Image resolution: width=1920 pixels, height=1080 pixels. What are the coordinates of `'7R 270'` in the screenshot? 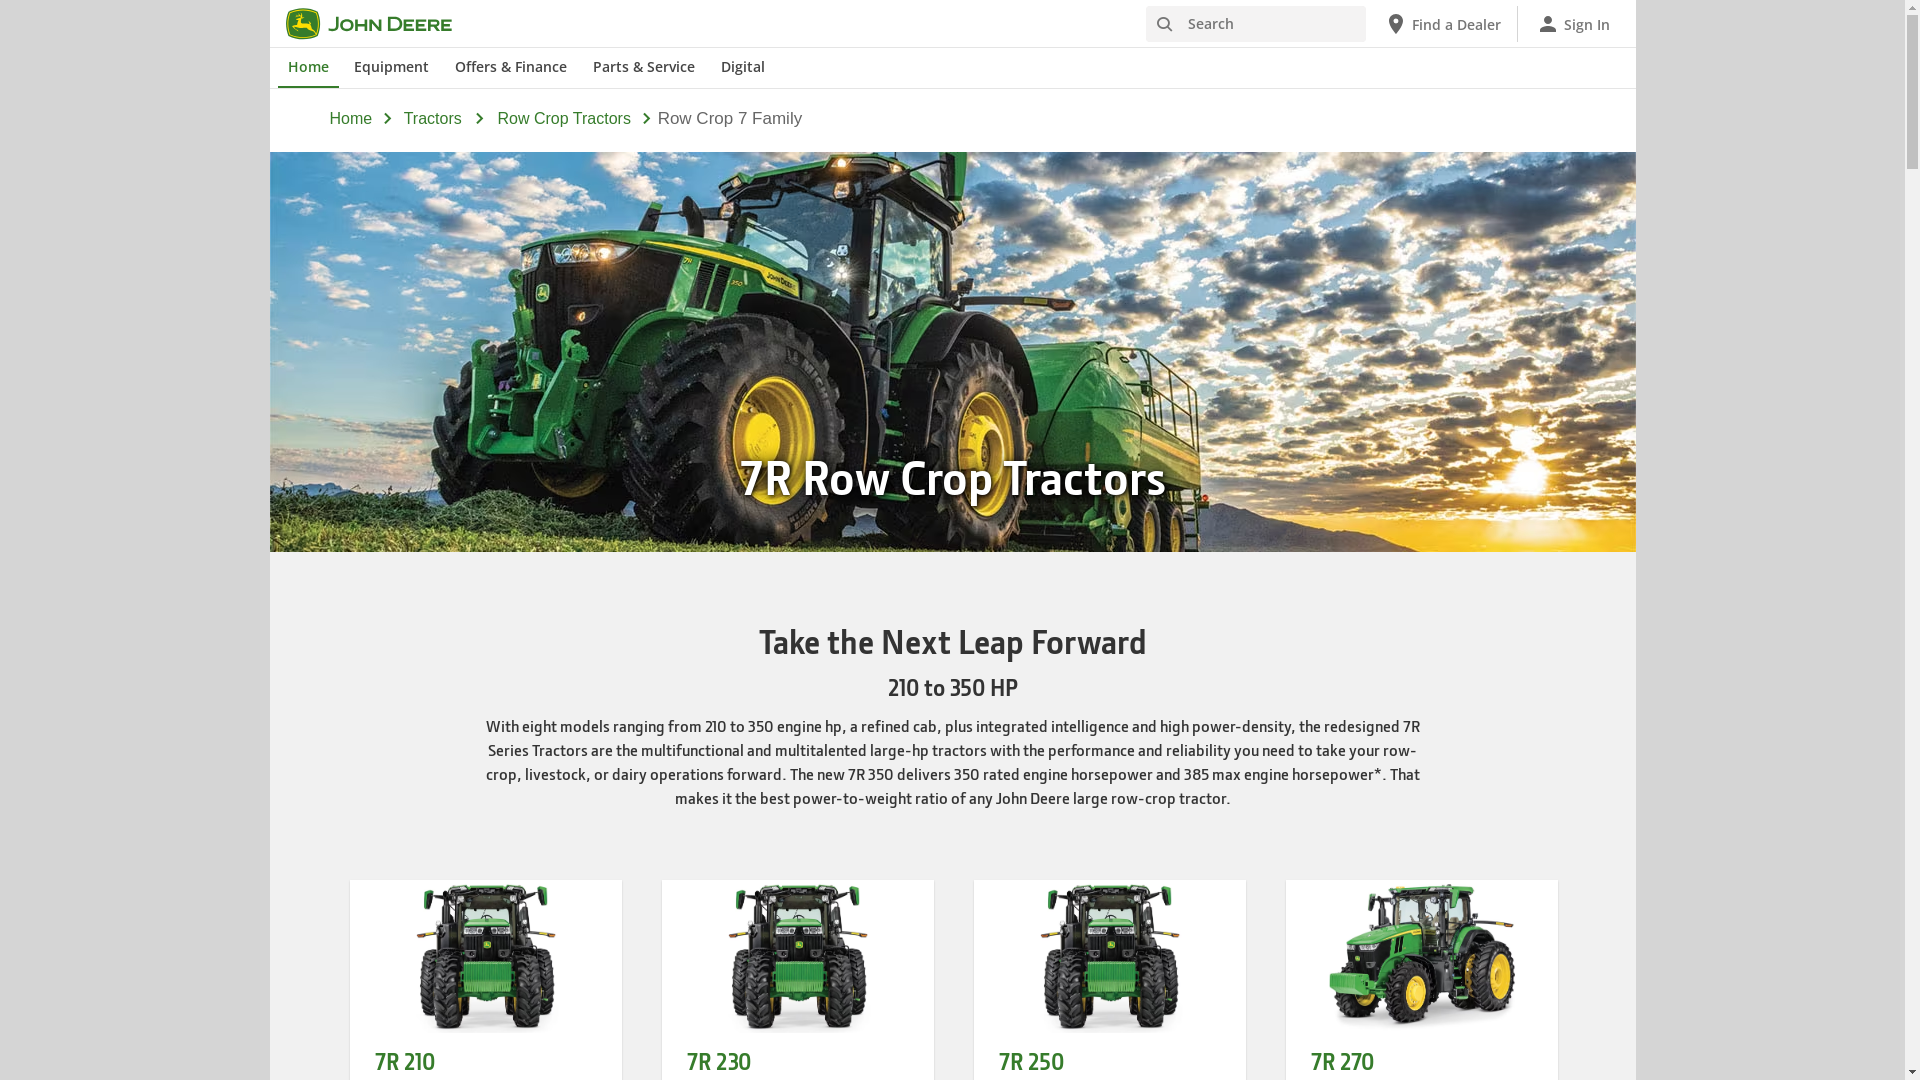 It's located at (1341, 1060).